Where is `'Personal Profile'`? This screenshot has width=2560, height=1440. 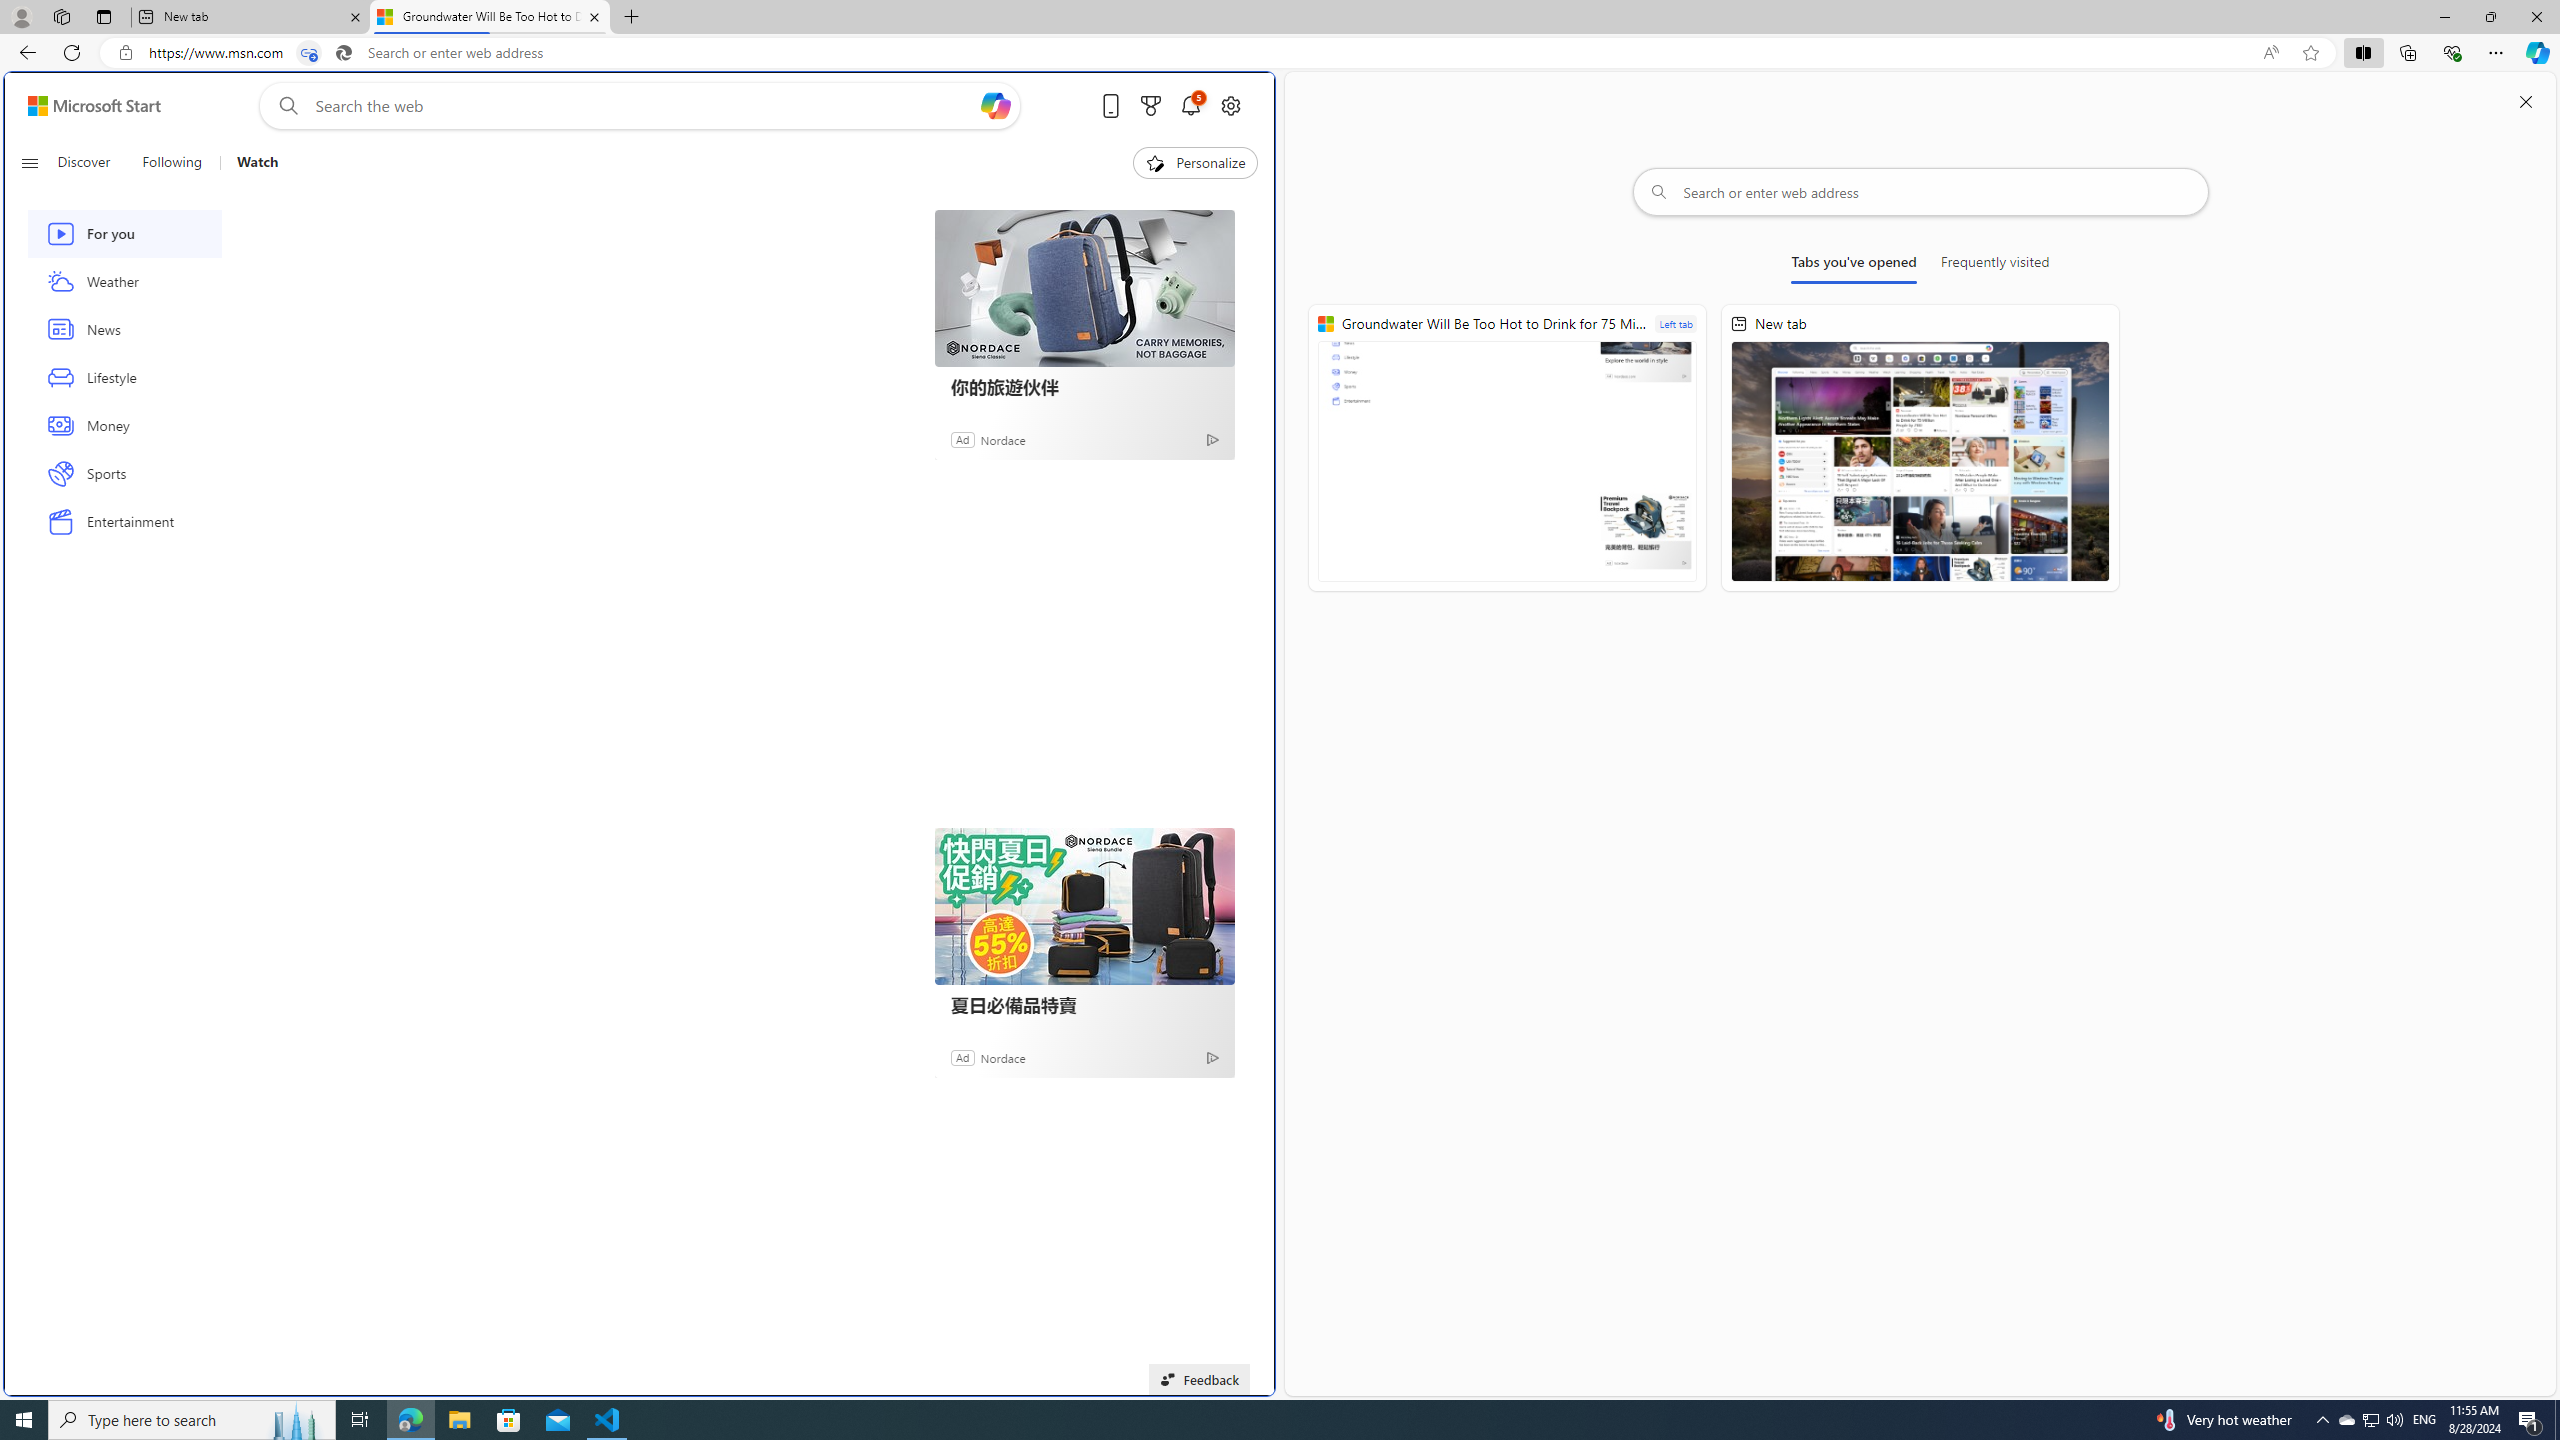
'Personal Profile' is located at coordinates (20, 16).